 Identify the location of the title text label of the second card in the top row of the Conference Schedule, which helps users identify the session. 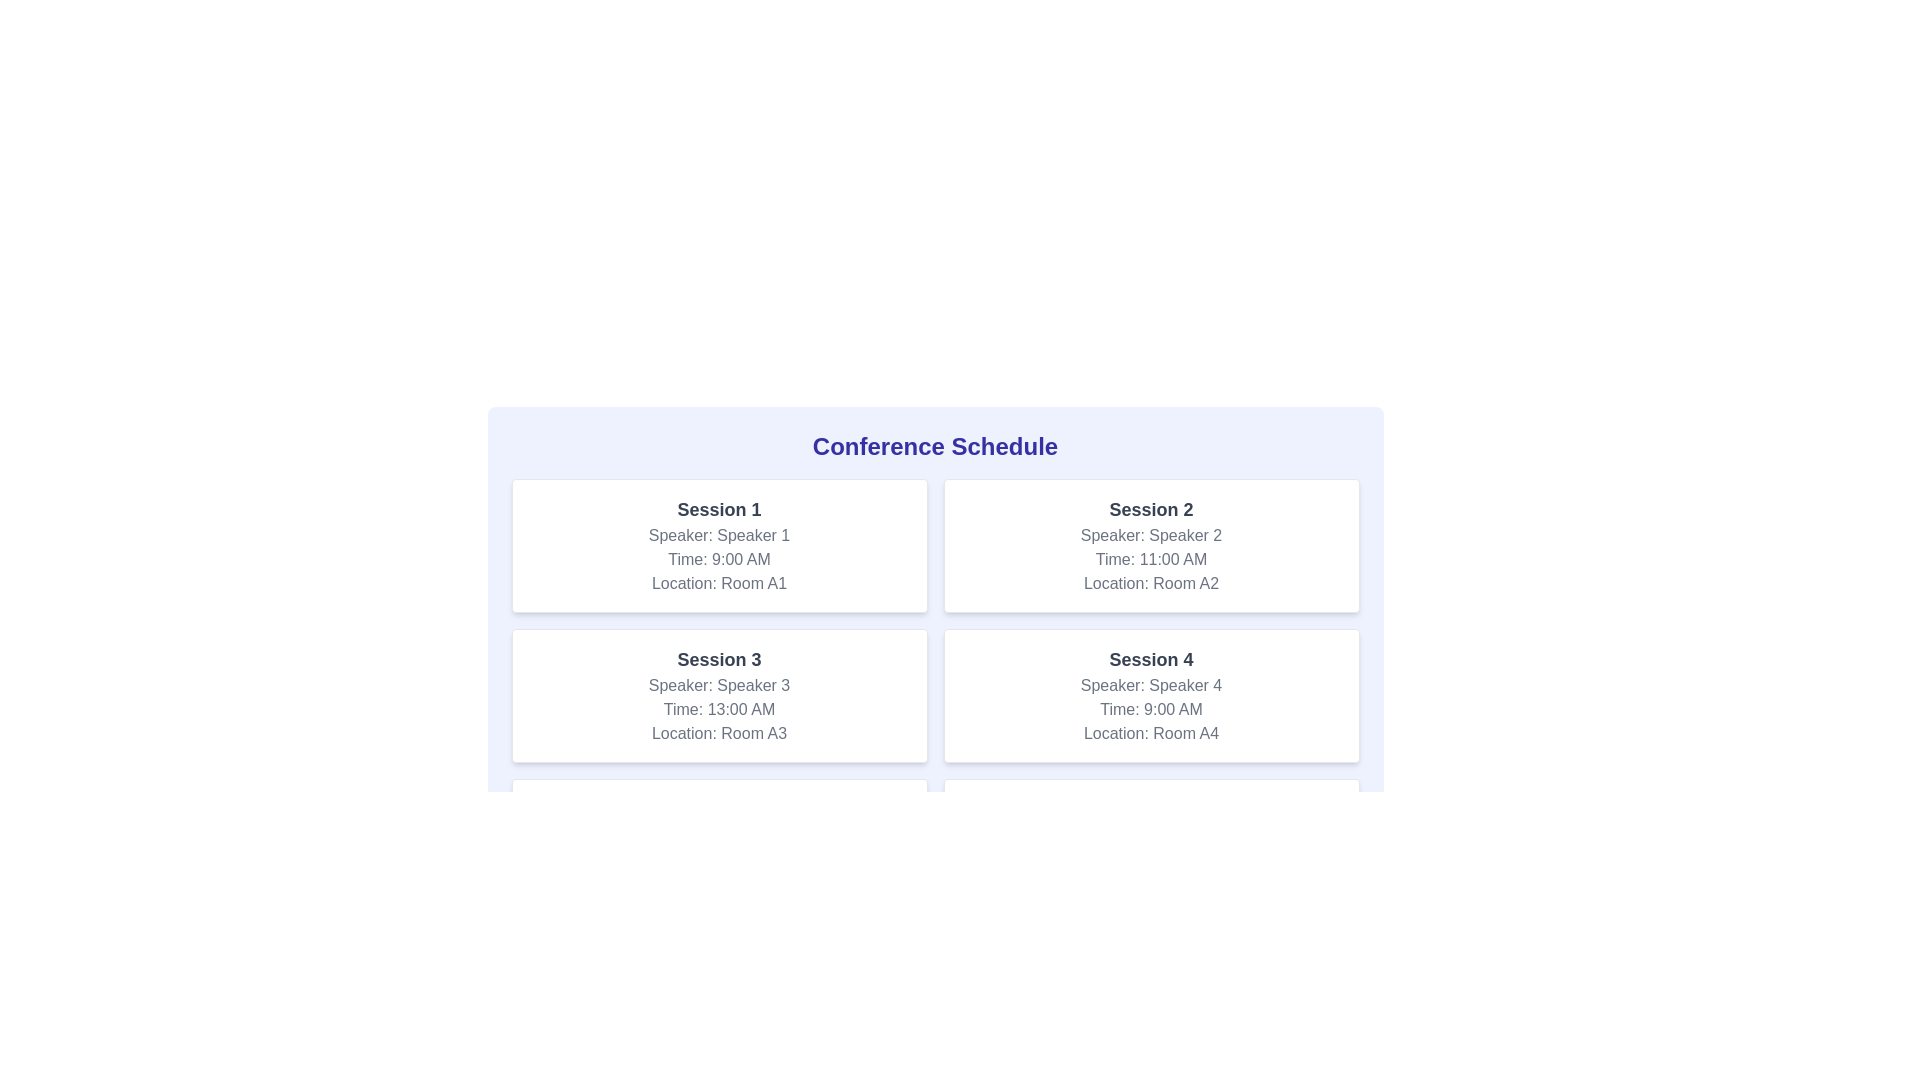
(1151, 508).